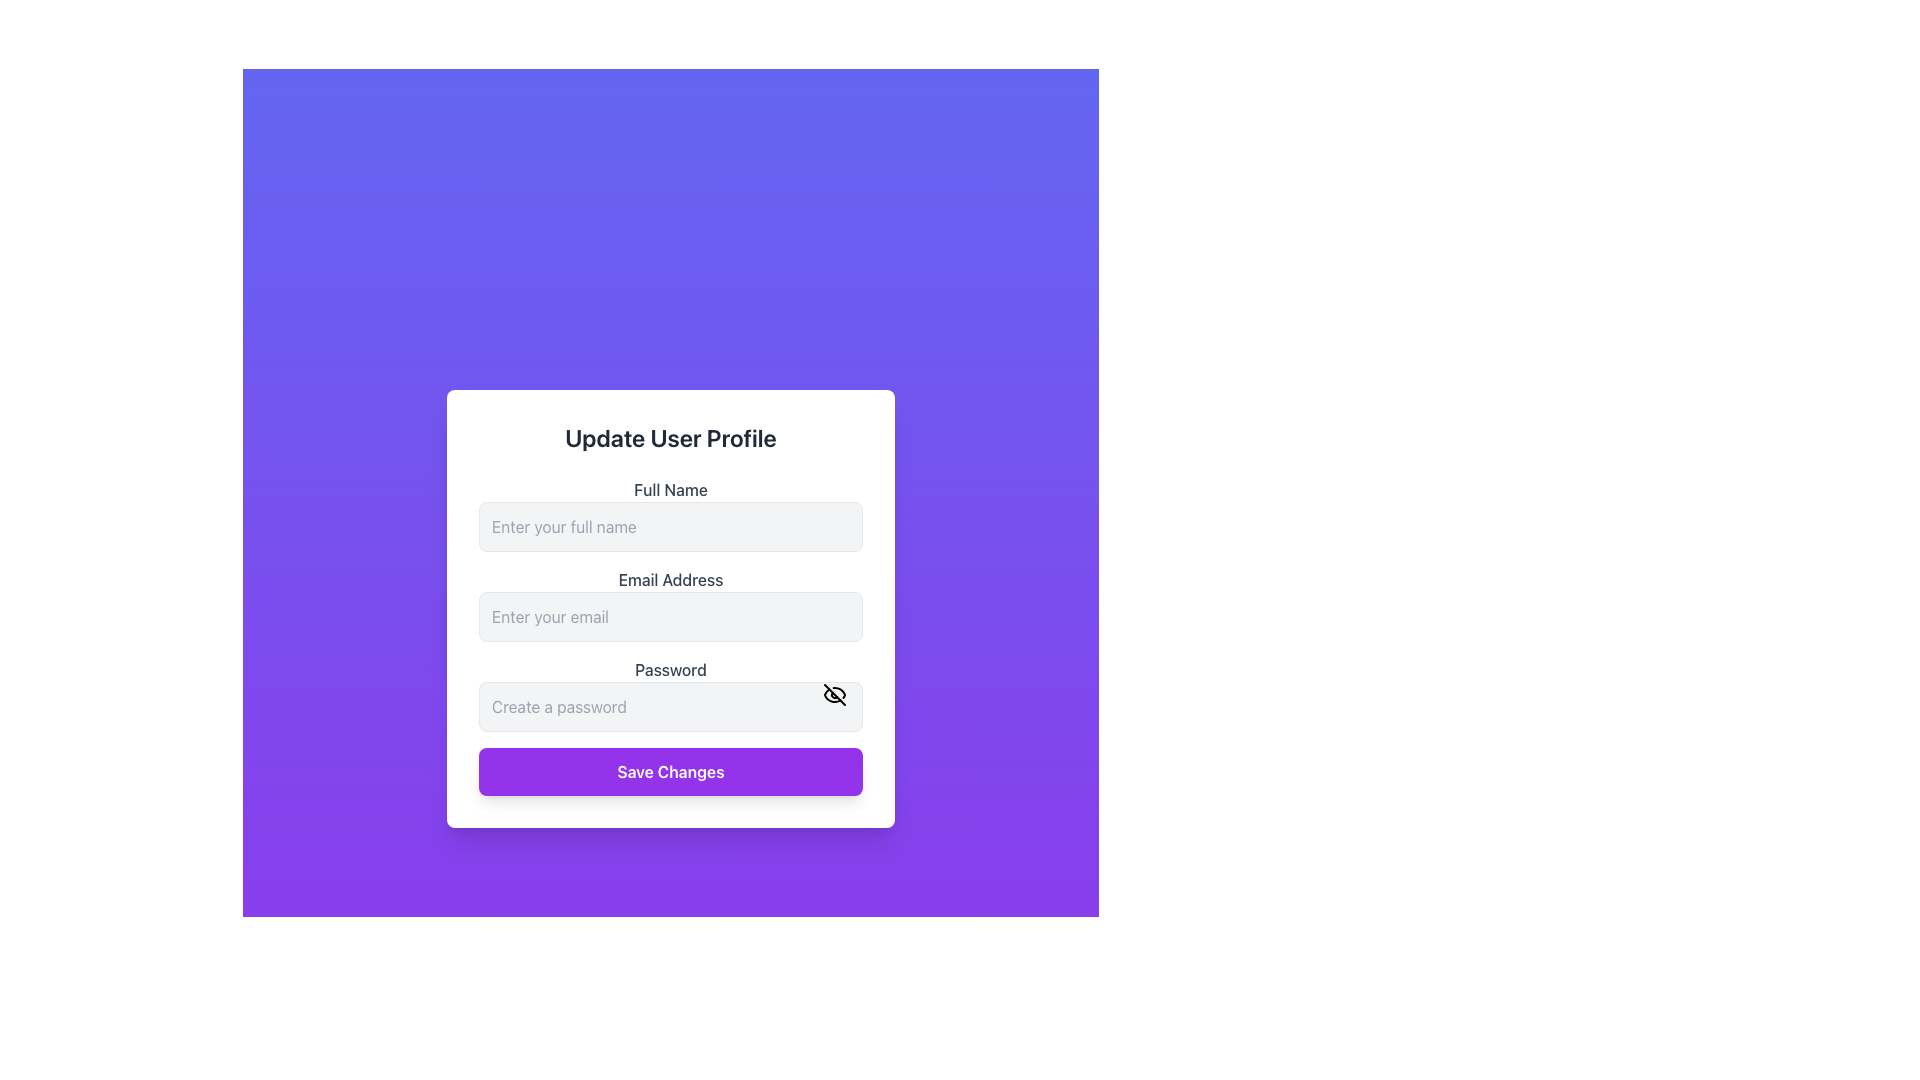  I want to click on the 'Save Changes' button, which is a vibrant purple button with white text, located at the bottom of the form, so click(671, 770).